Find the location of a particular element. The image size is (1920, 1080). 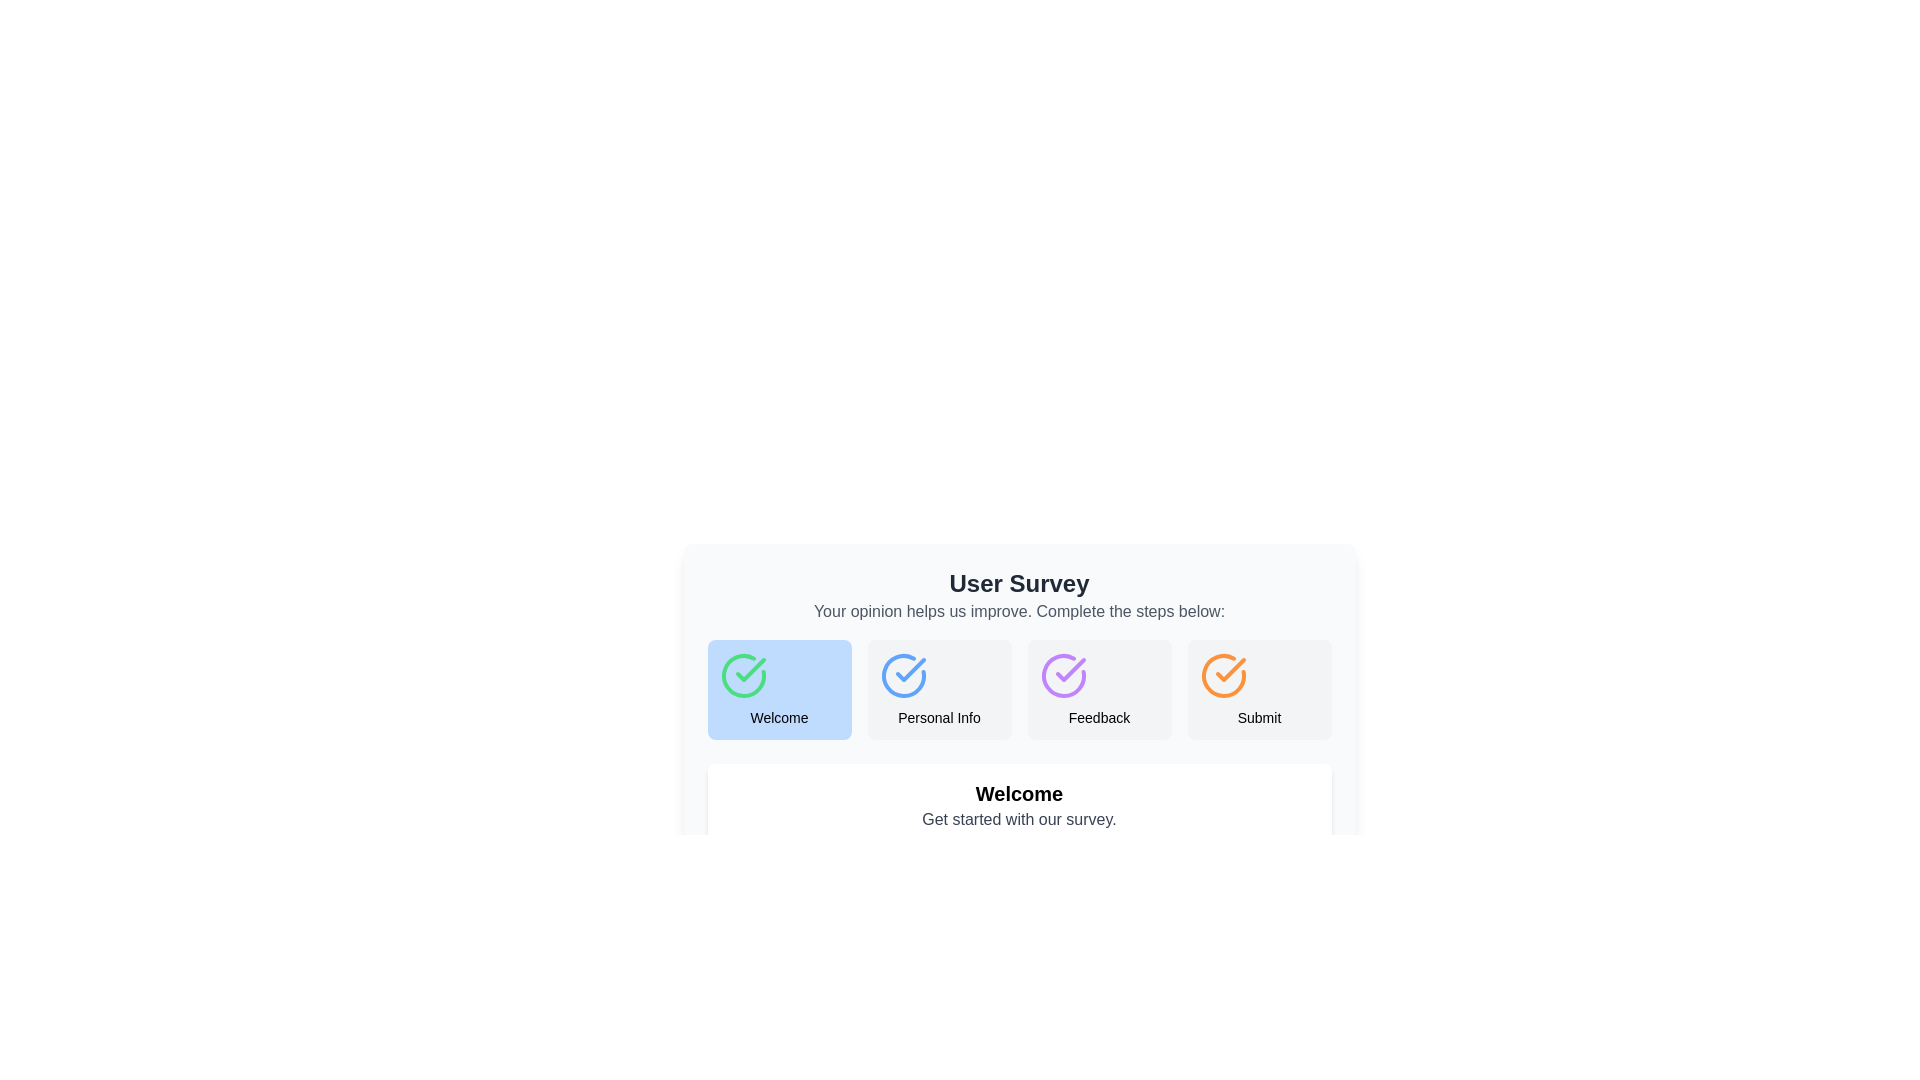

the green circular progress icon with an open outline that resembles a checkmark, located in the upper-left of the grid layout, above the 'Welcome' label is located at coordinates (742, 675).